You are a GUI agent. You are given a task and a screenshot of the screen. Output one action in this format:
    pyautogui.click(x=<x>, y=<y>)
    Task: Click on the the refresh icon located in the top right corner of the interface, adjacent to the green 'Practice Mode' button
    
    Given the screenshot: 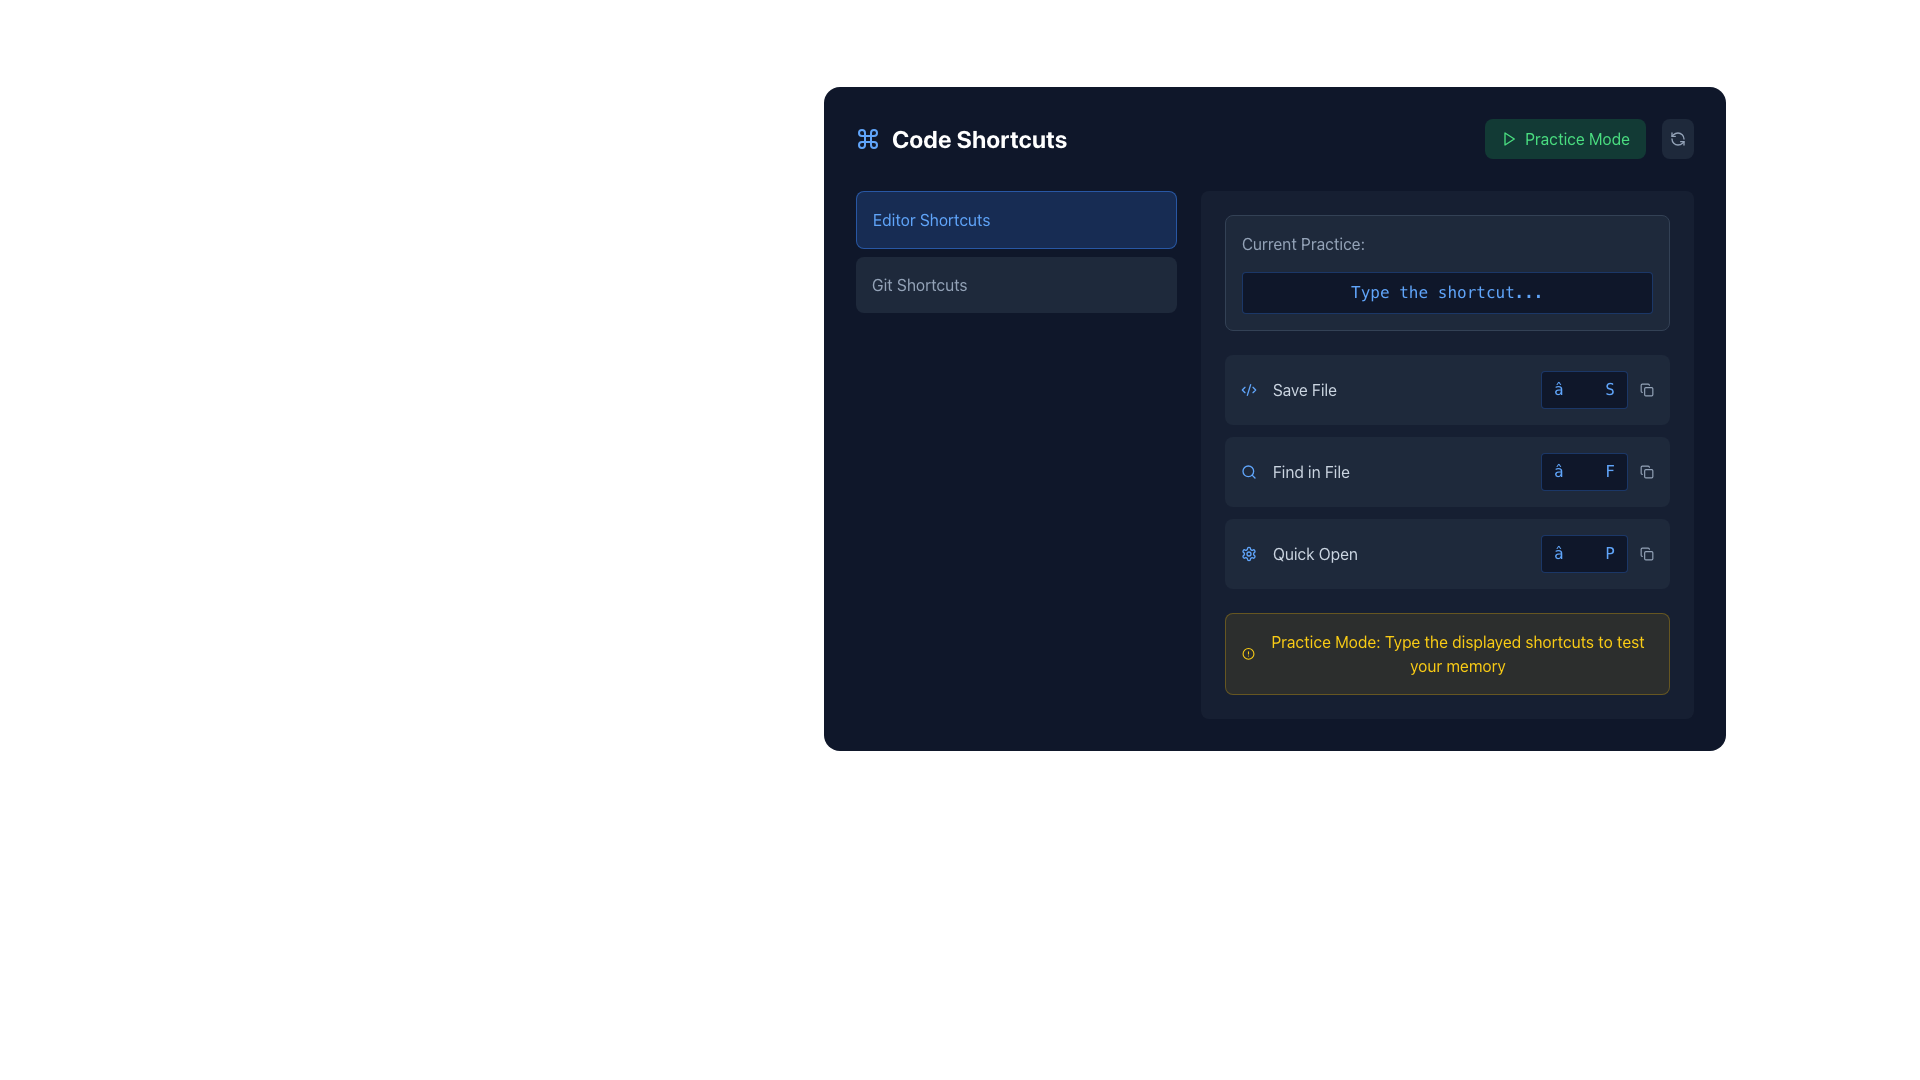 What is the action you would take?
    pyautogui.click(x=1678, y=137)
    